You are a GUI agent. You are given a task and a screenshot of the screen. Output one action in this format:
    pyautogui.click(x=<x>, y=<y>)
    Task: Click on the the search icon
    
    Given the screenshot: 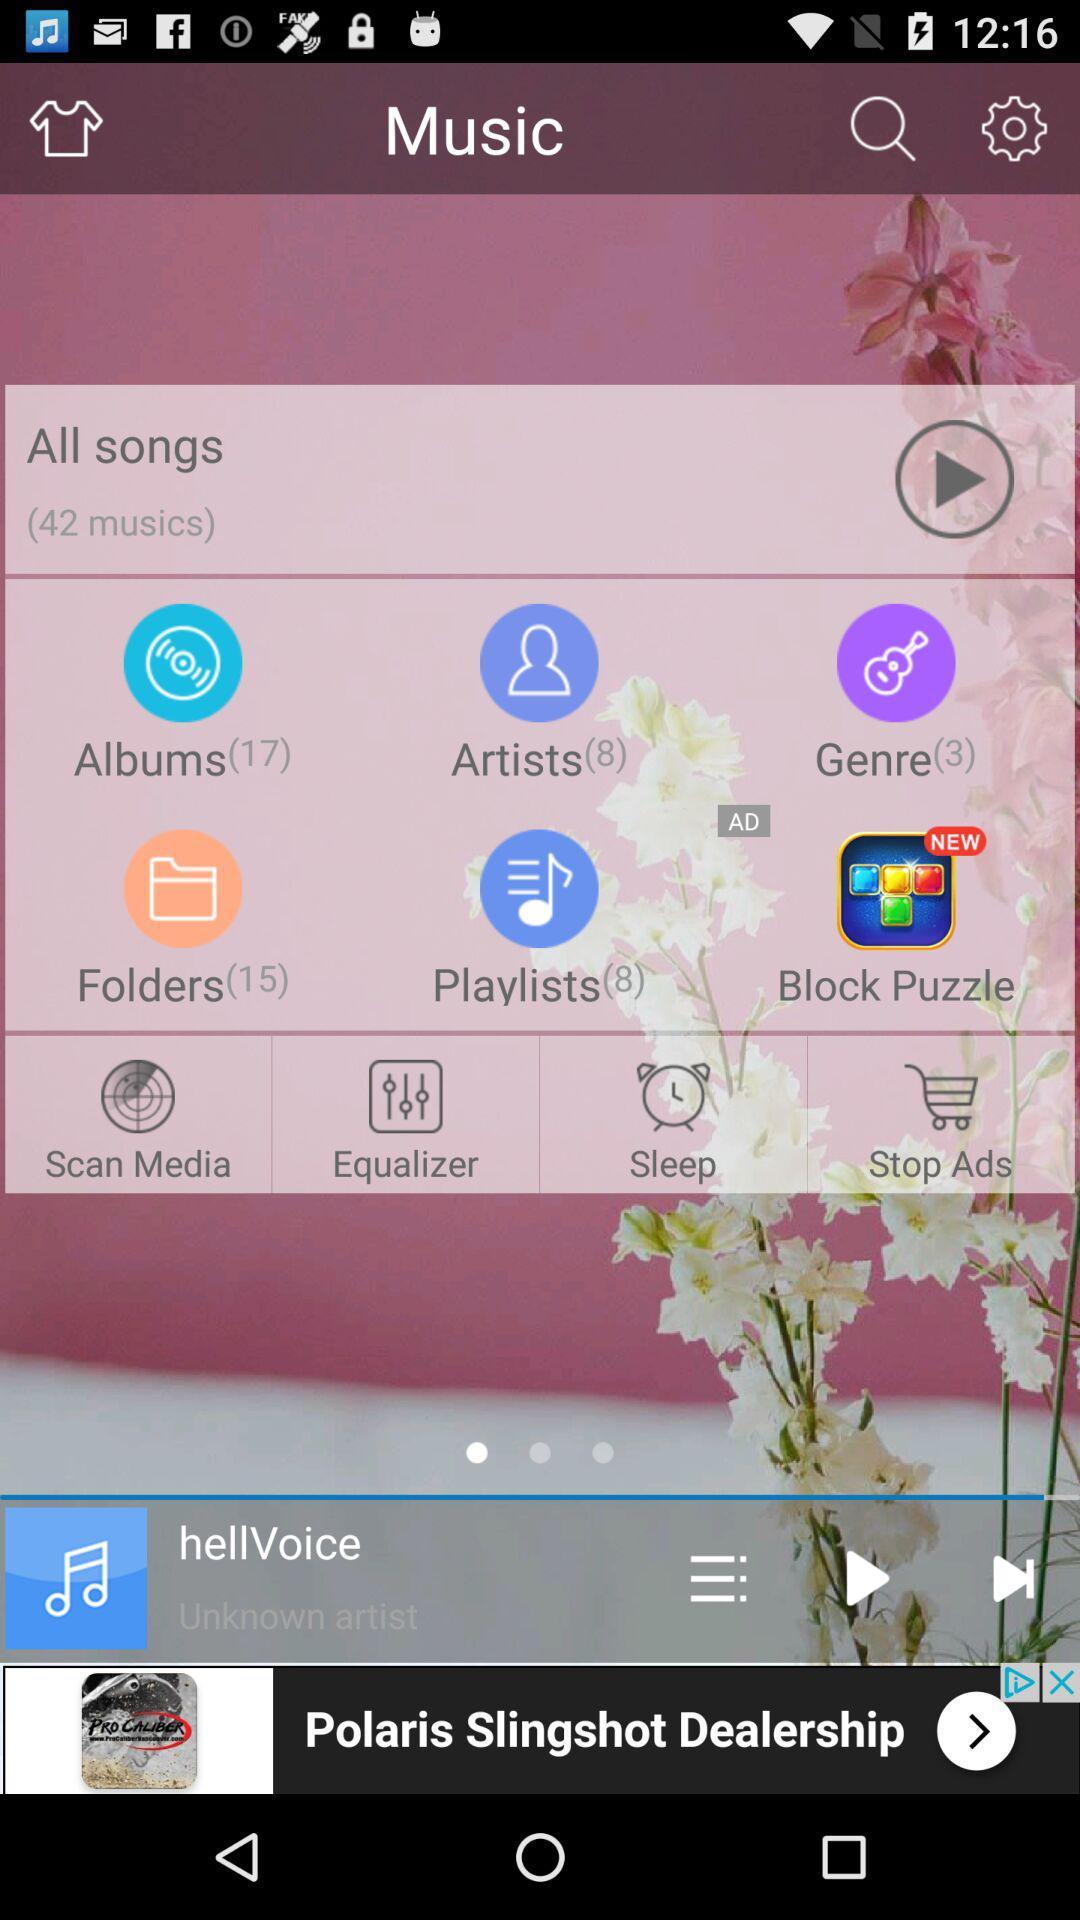 What is the action you would take?
    pyautogui.click(x=882, y=136)
    